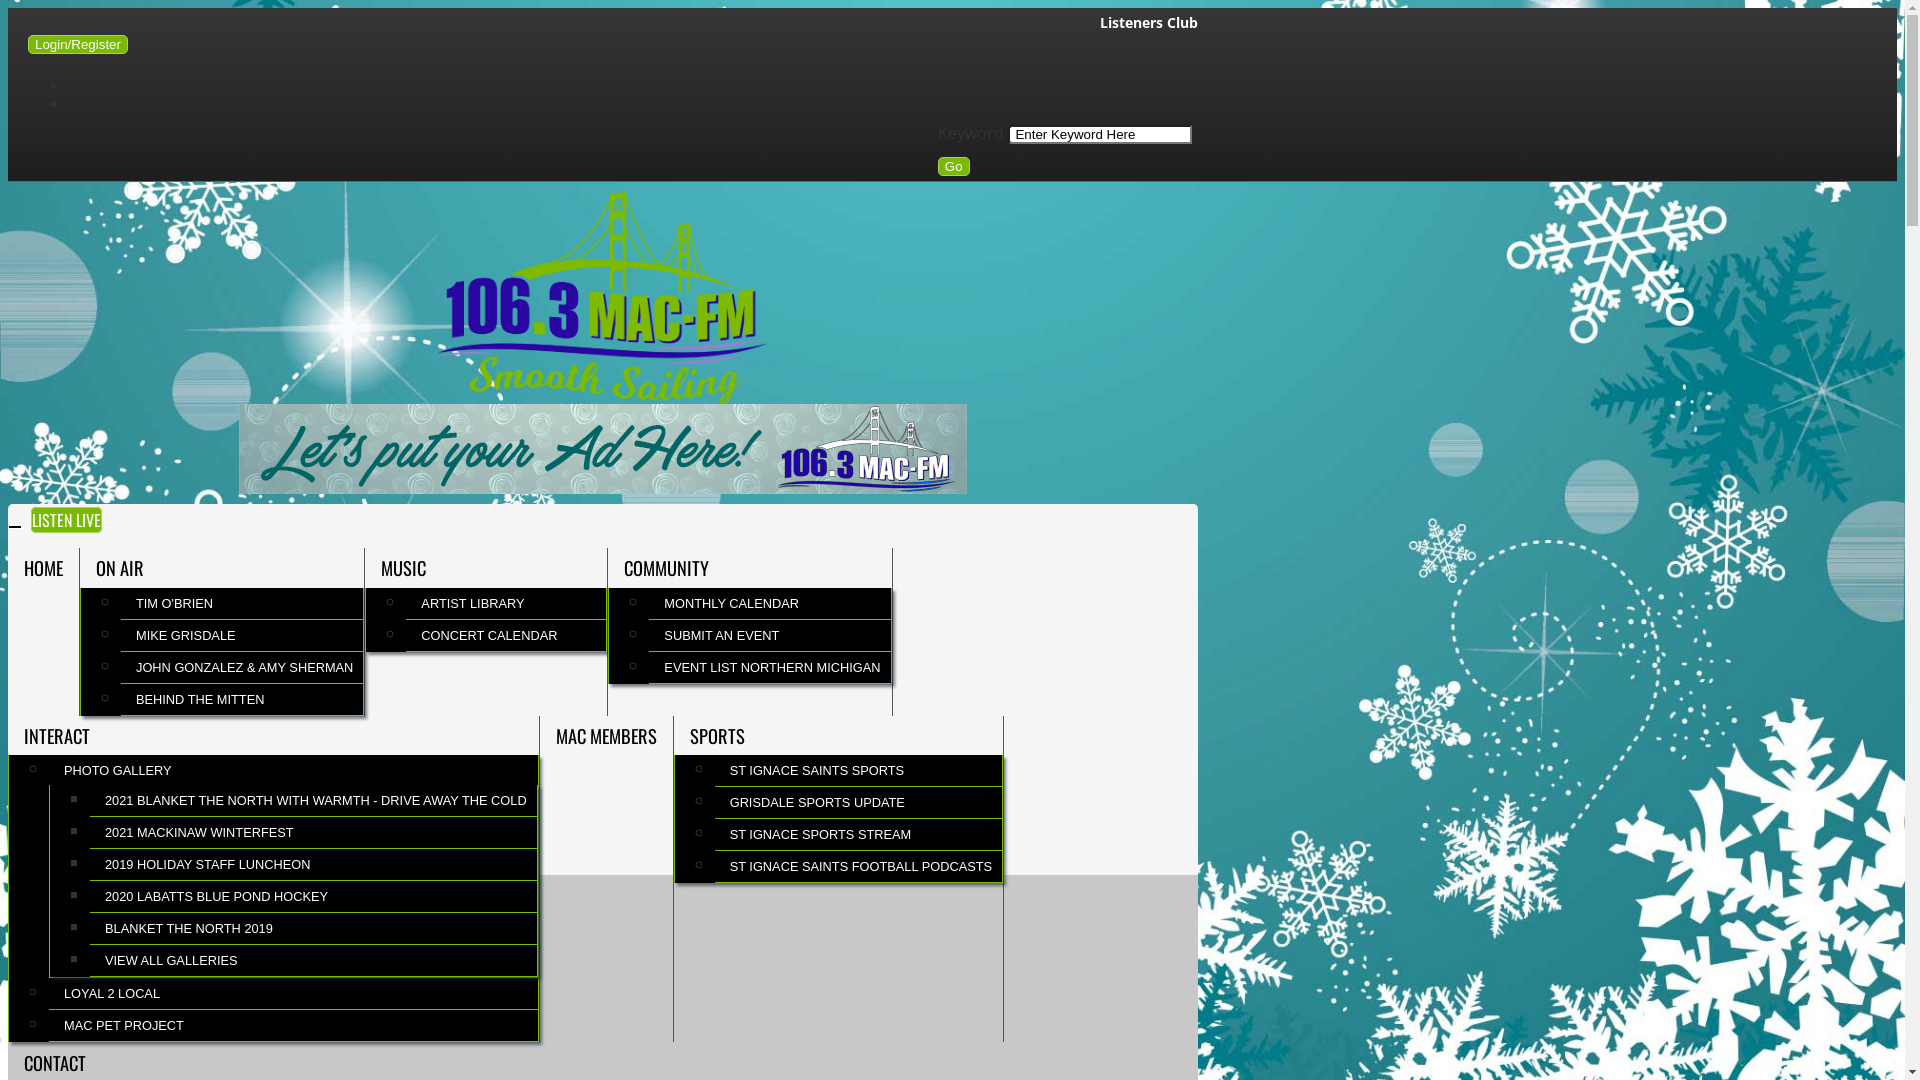 The image size is (1920, 1080). Describe the element at coordinates (605, 736) in the screenshot. I see `'MAC MEMBERS'` at that location.